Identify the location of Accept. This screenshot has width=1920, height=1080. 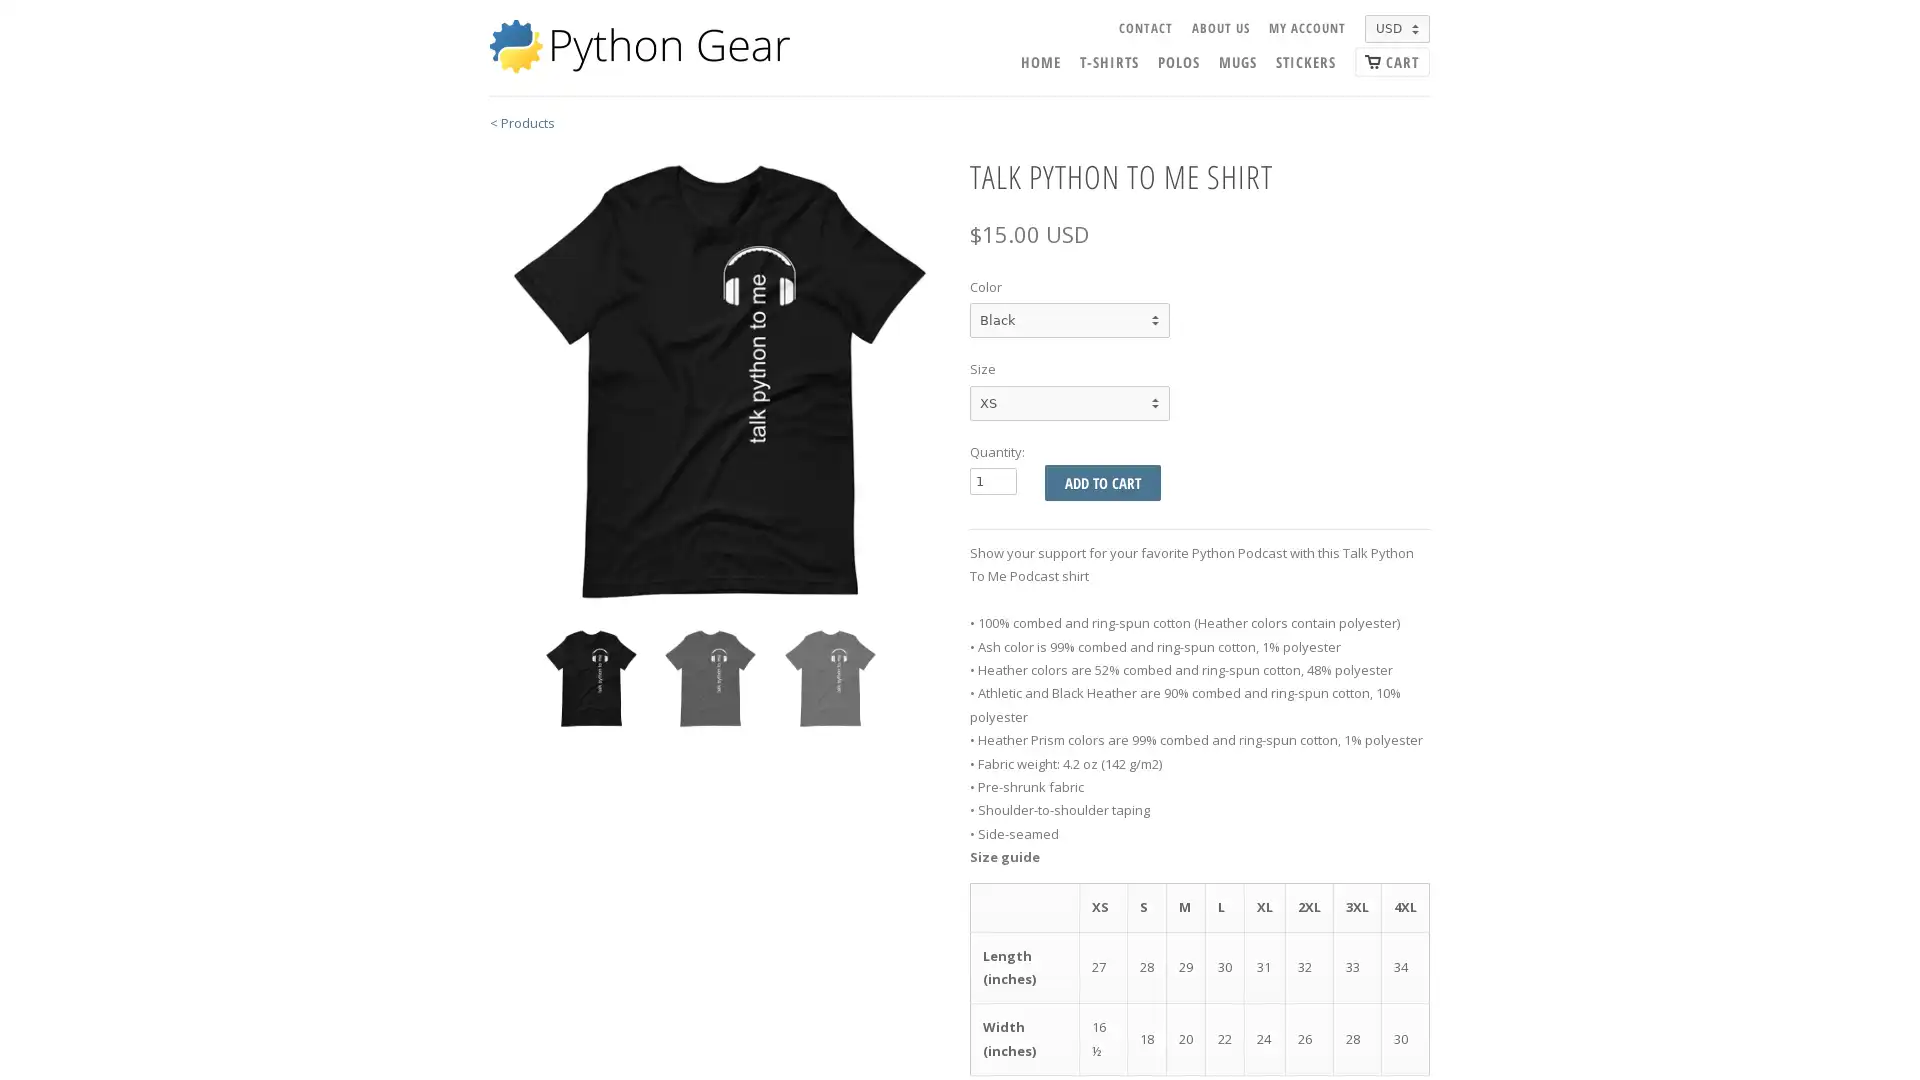
(1820, 1044).